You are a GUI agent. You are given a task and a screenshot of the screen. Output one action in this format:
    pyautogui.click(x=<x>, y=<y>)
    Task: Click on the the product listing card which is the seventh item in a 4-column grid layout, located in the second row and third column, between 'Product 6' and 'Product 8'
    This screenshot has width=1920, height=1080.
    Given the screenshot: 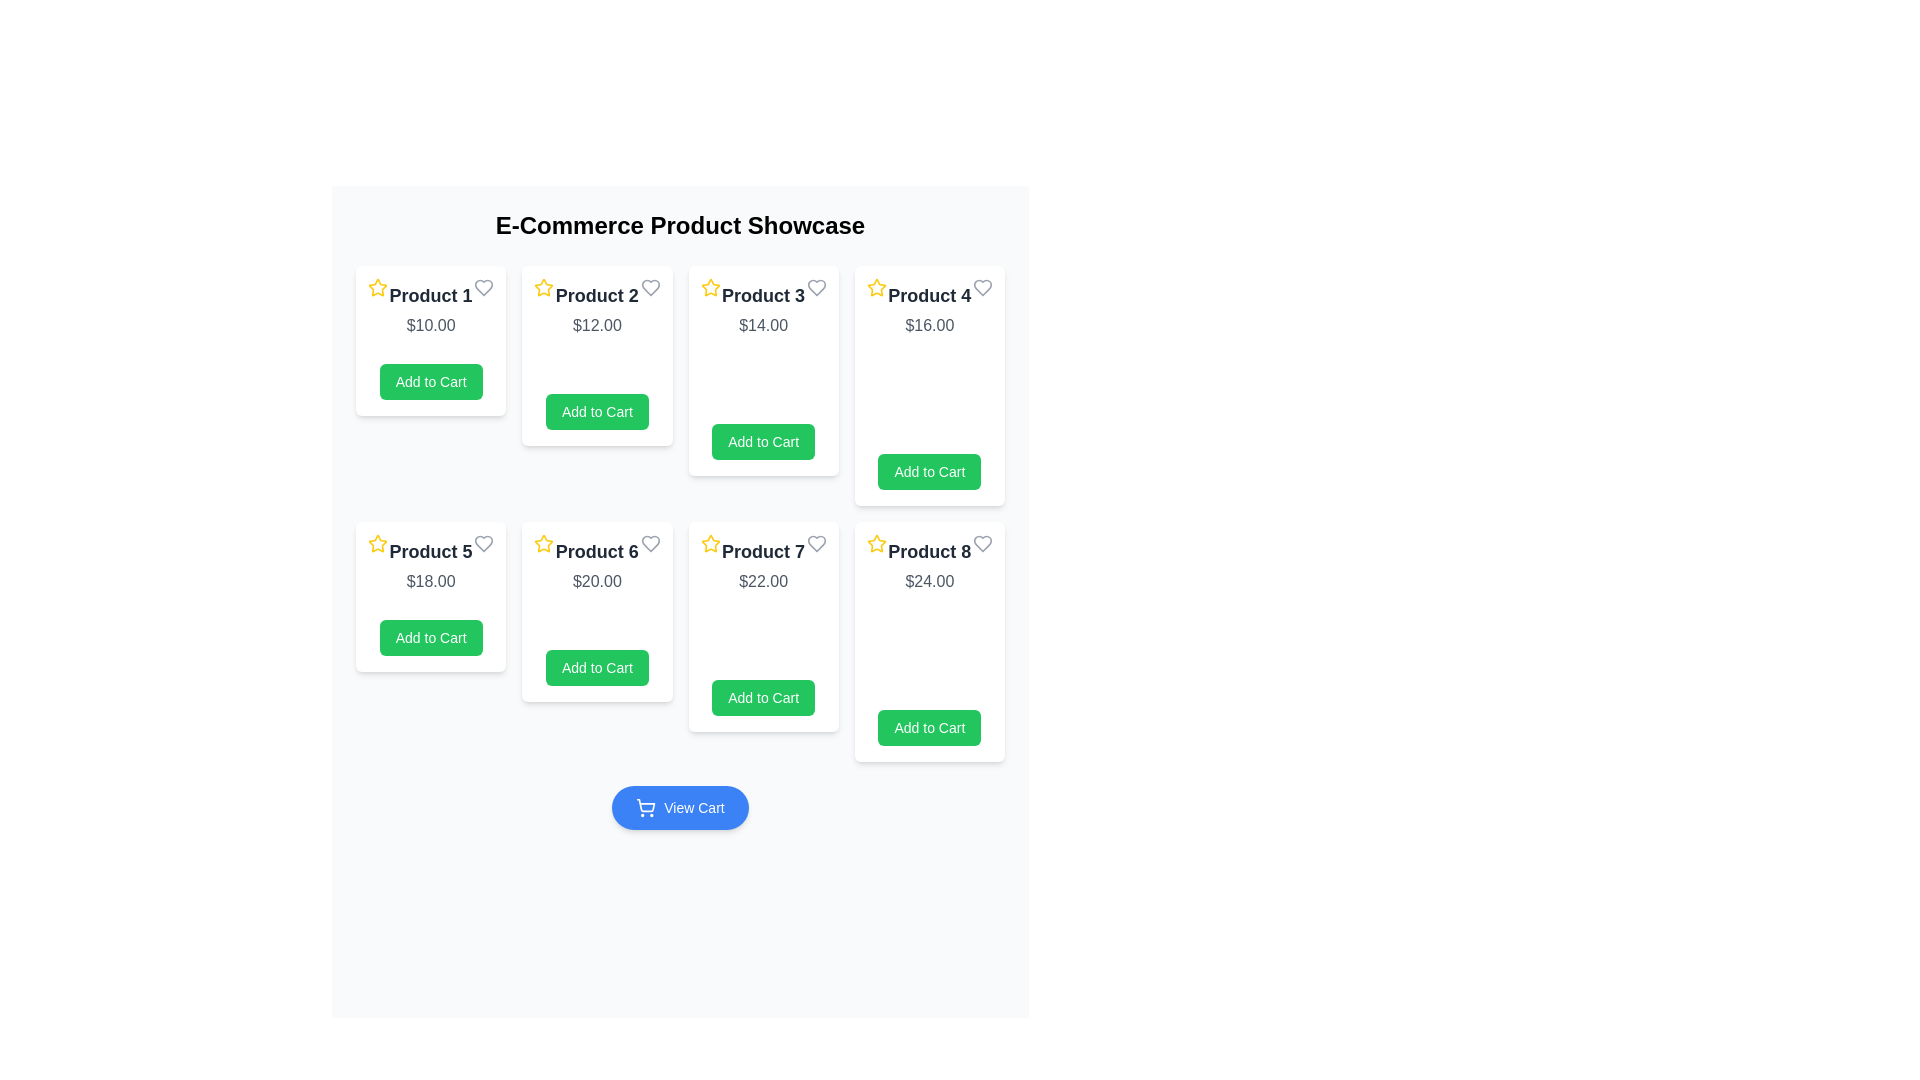 What is the action you would take?
    pyautogui.click(x=762, y=626)
    